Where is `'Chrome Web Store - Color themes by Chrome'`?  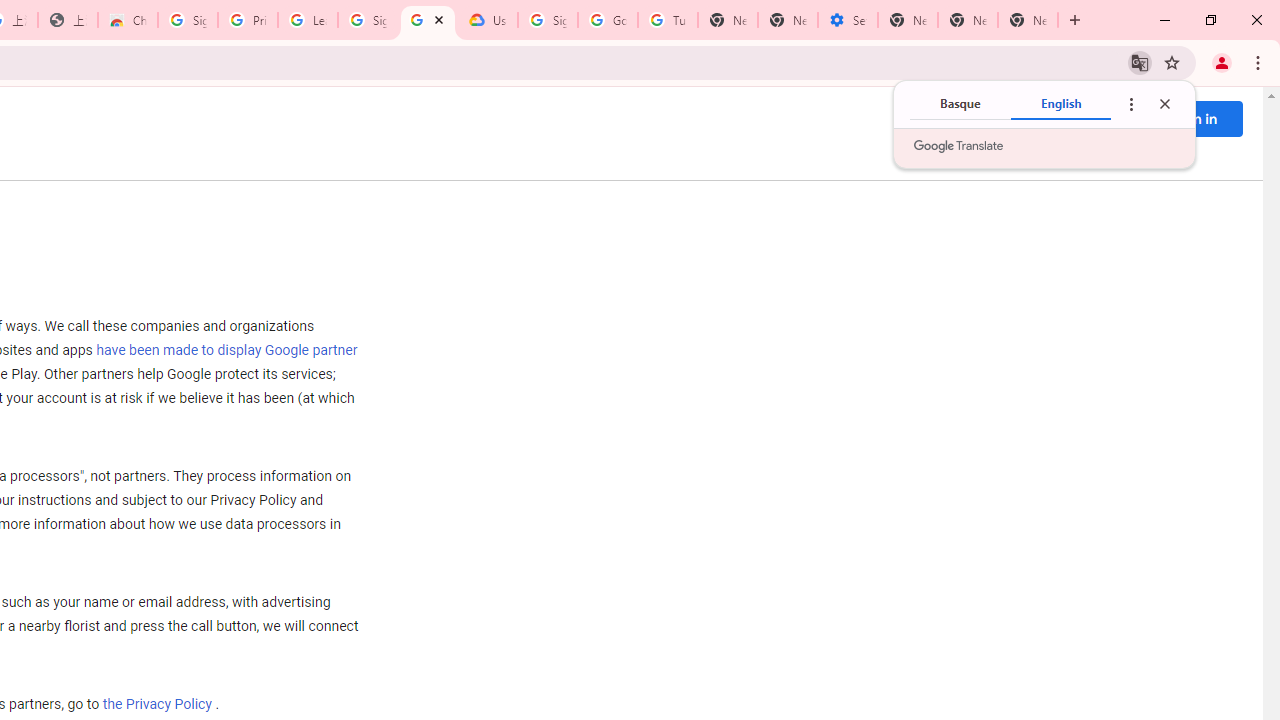
'Chrome Web Store - Color themes by Chrome' is located at coordinates (127, 20).